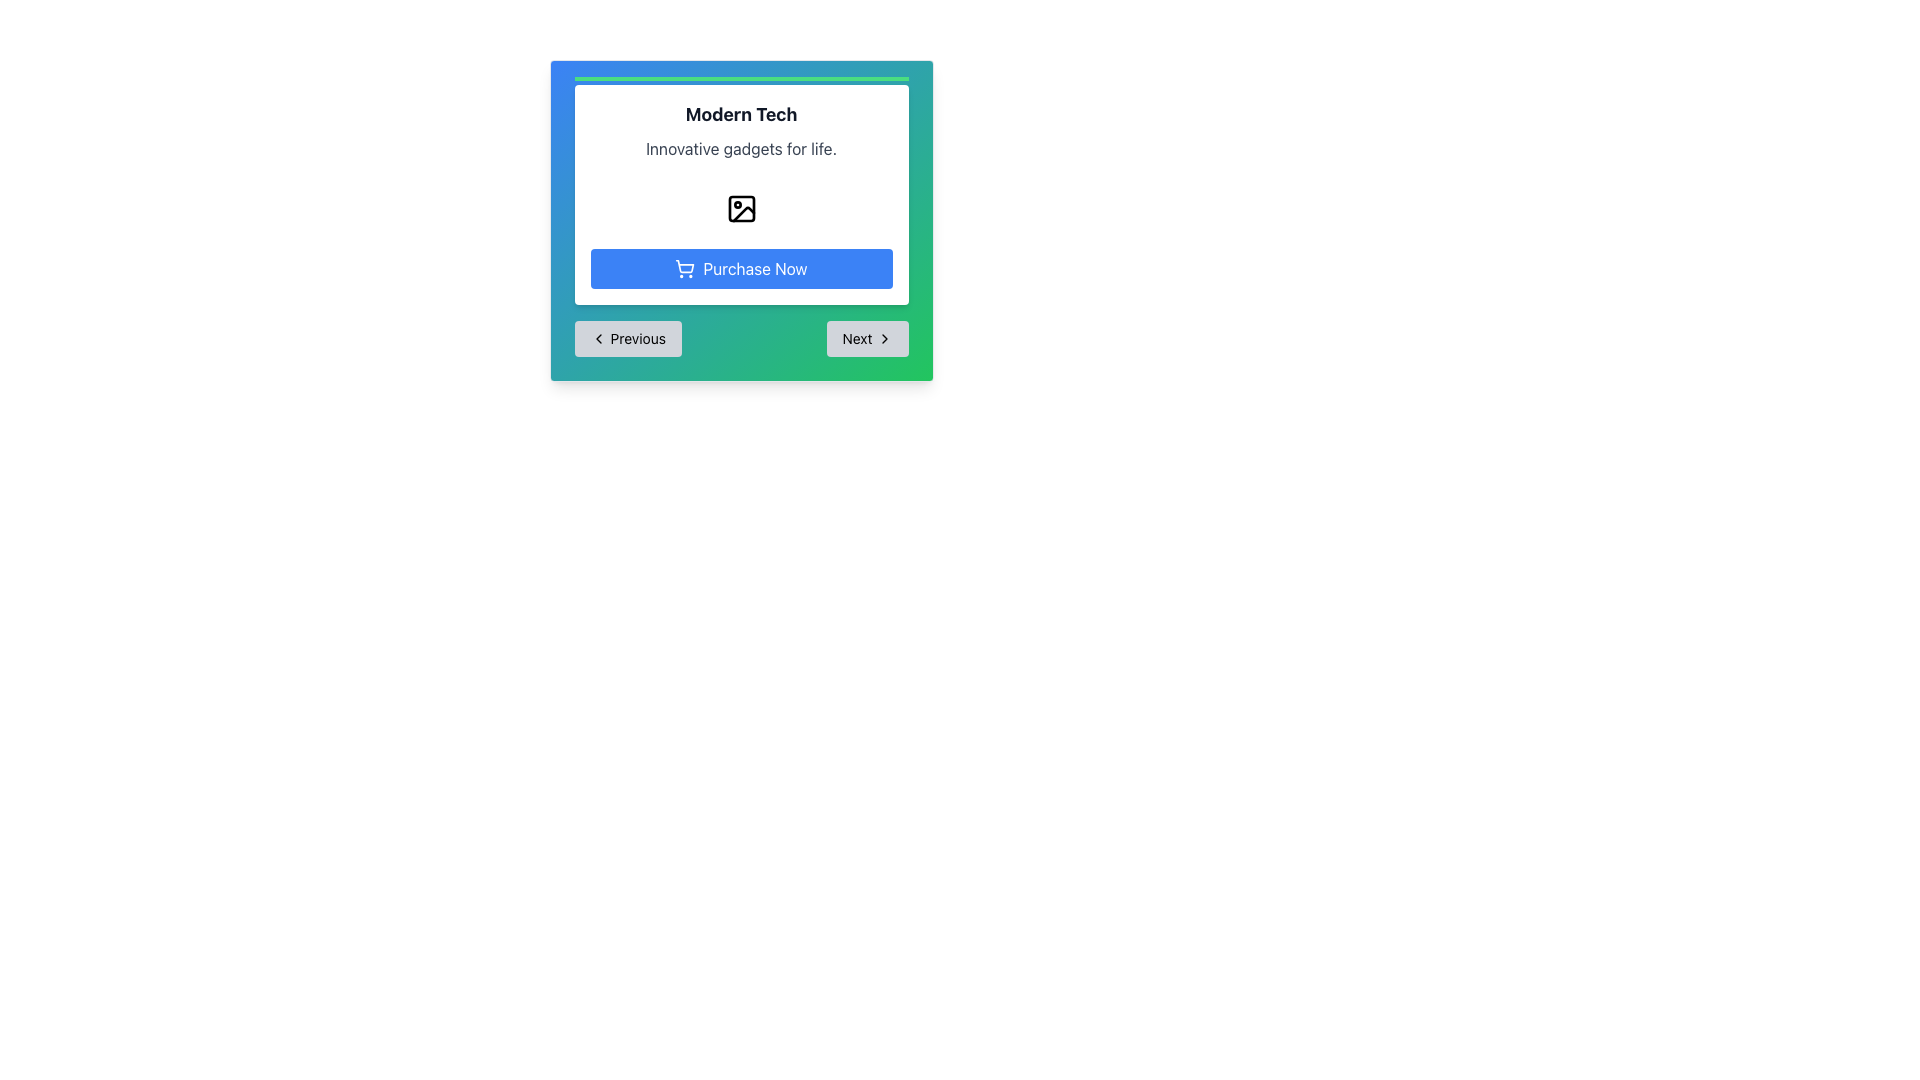  Describe the element at coordinates (740, 148) in the screenshot. I see `the static text element reading 'Innovative gadgets for life.' which is located below the bold title 'Modern Tech'` at that location.